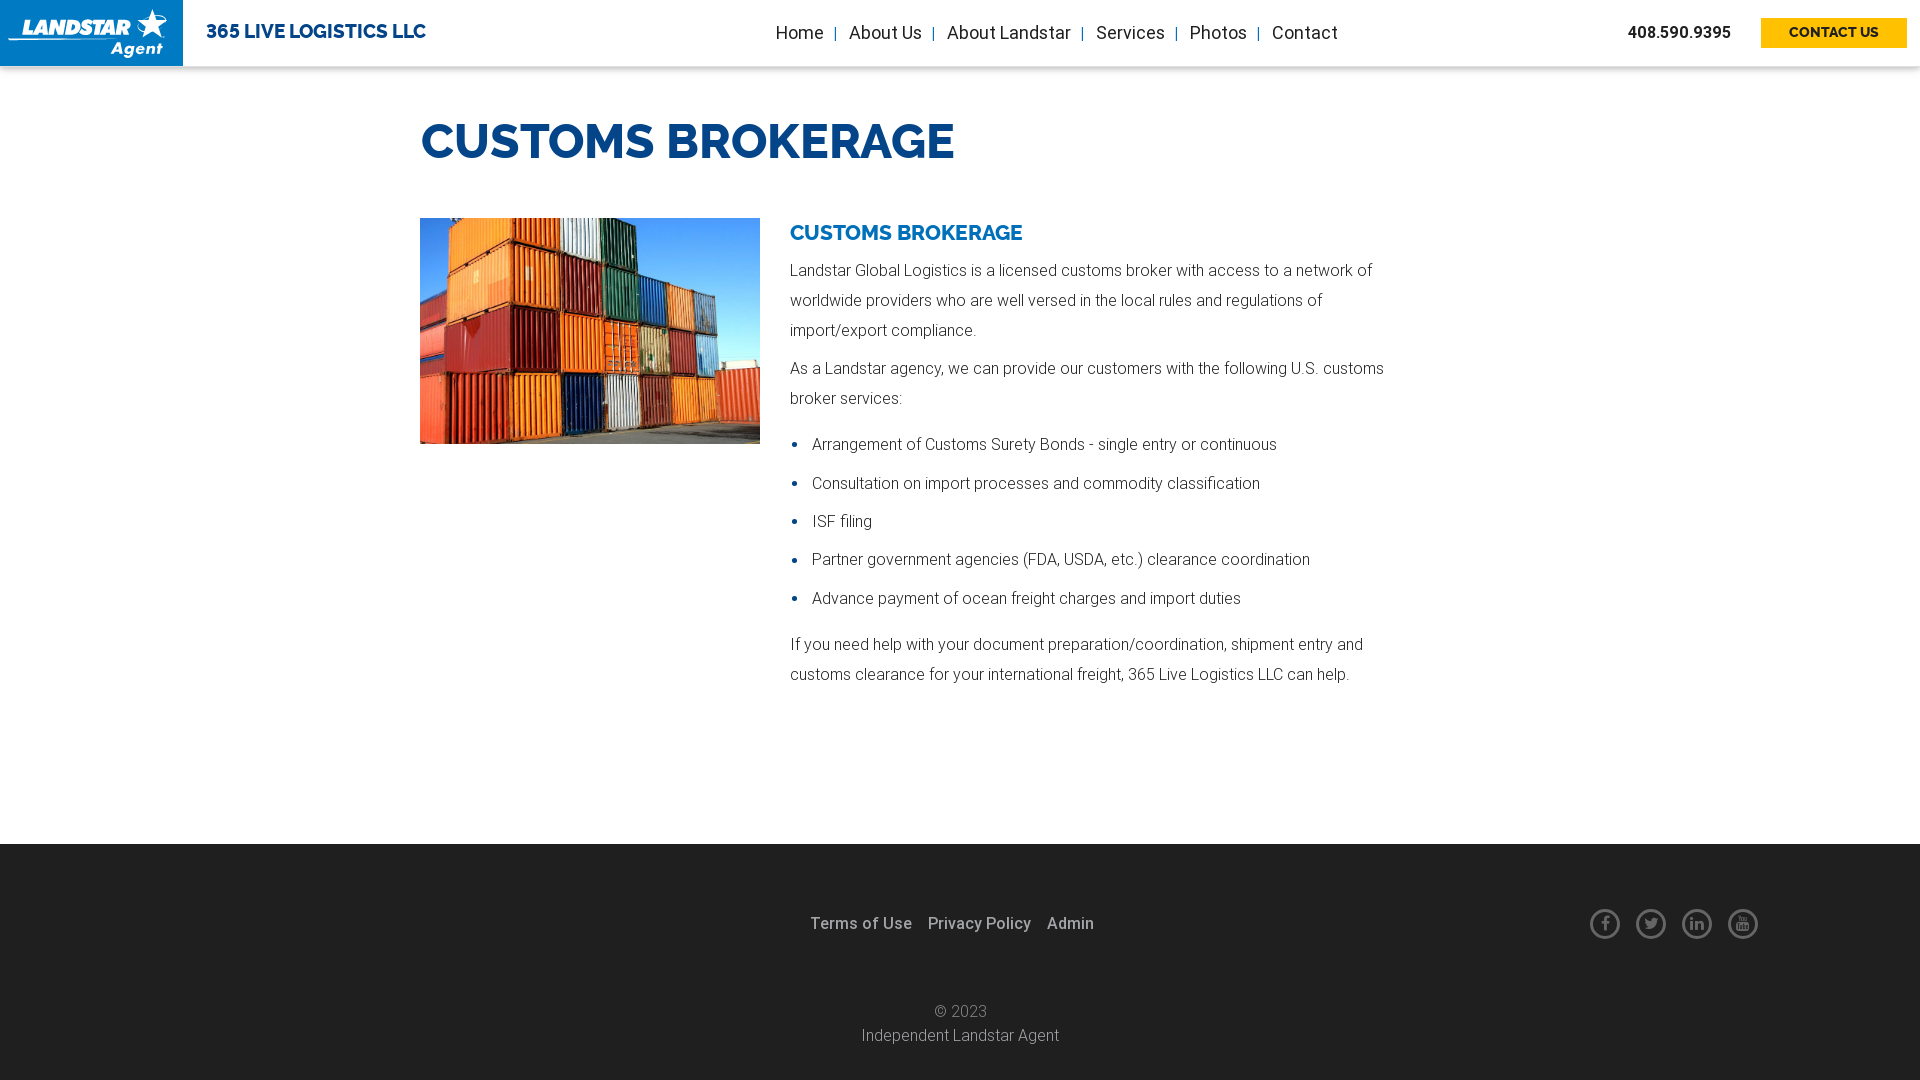 Image resolution: width=1920 pixels, height=1080 pixels. I want to click on 'About Landstar', so click(1007, 32).